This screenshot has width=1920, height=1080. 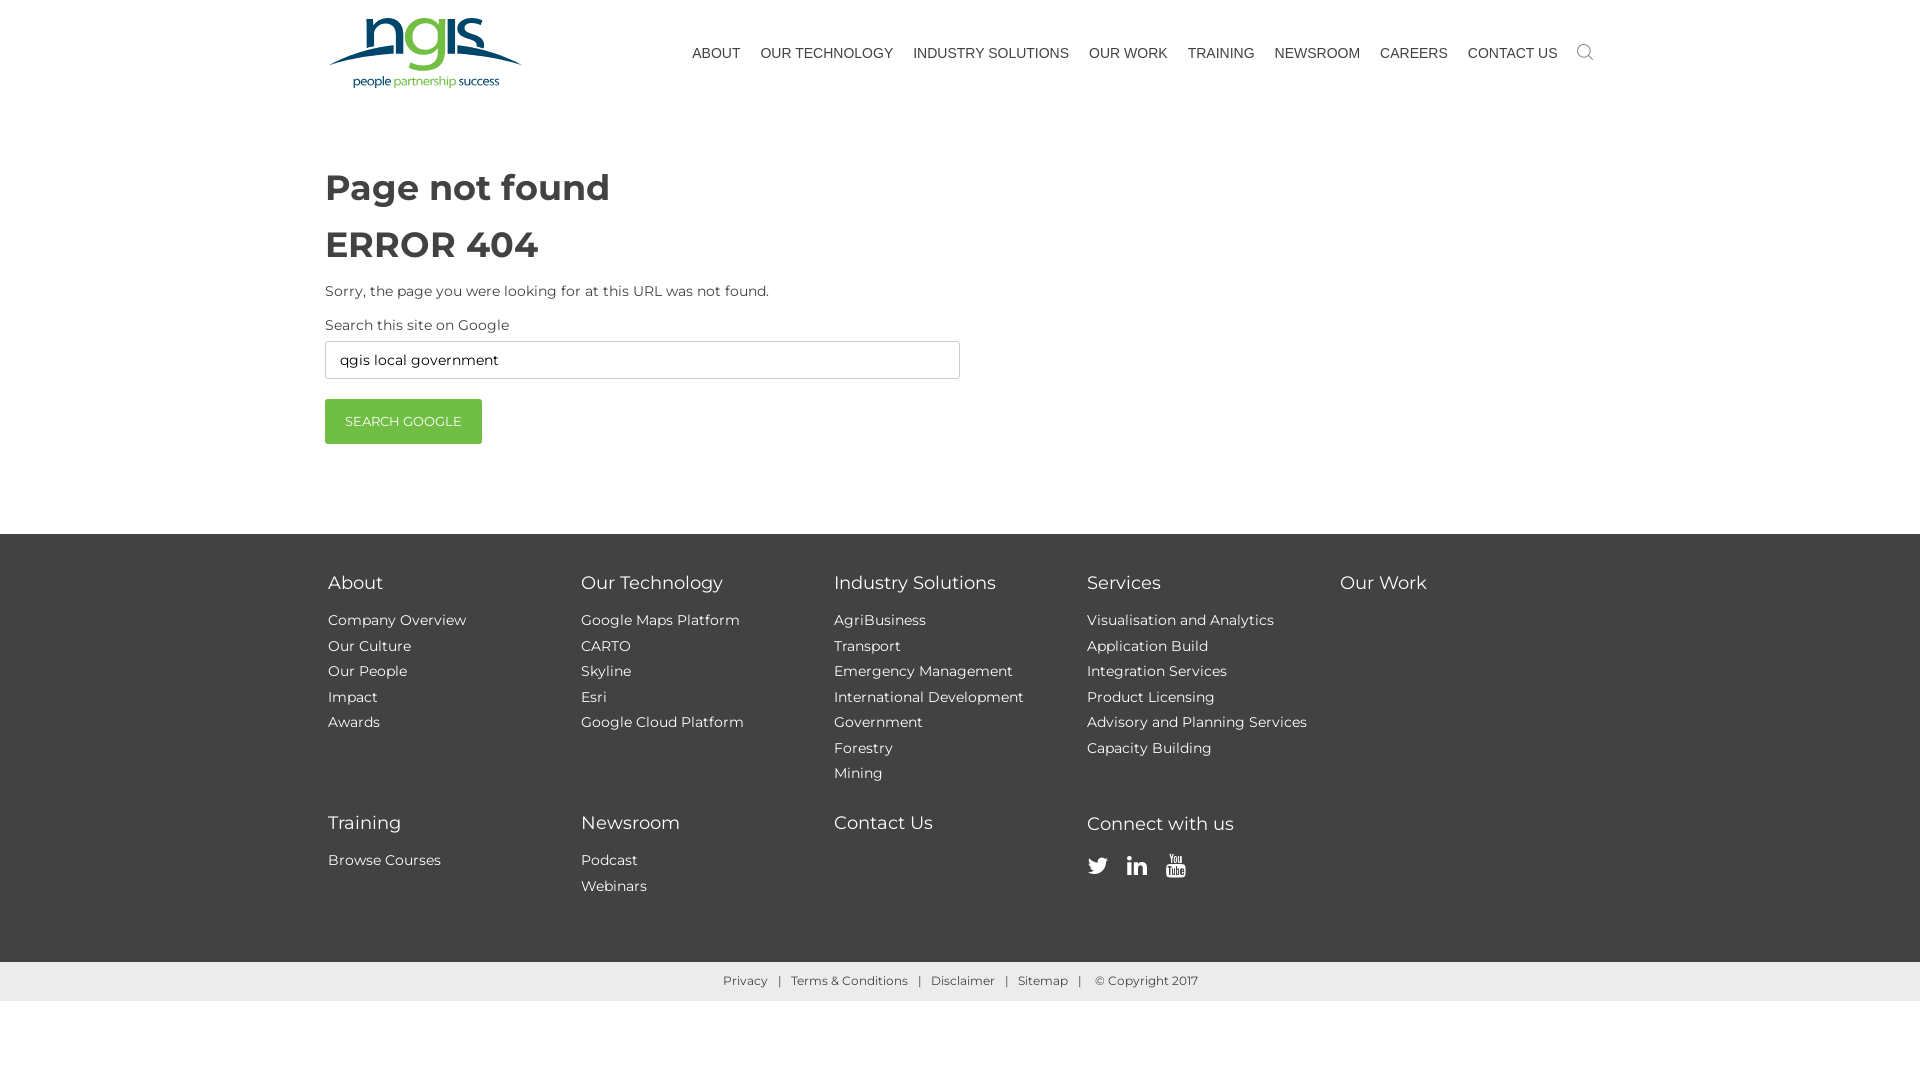 I want to click on 'Webinars', so click(x=612, y=885).